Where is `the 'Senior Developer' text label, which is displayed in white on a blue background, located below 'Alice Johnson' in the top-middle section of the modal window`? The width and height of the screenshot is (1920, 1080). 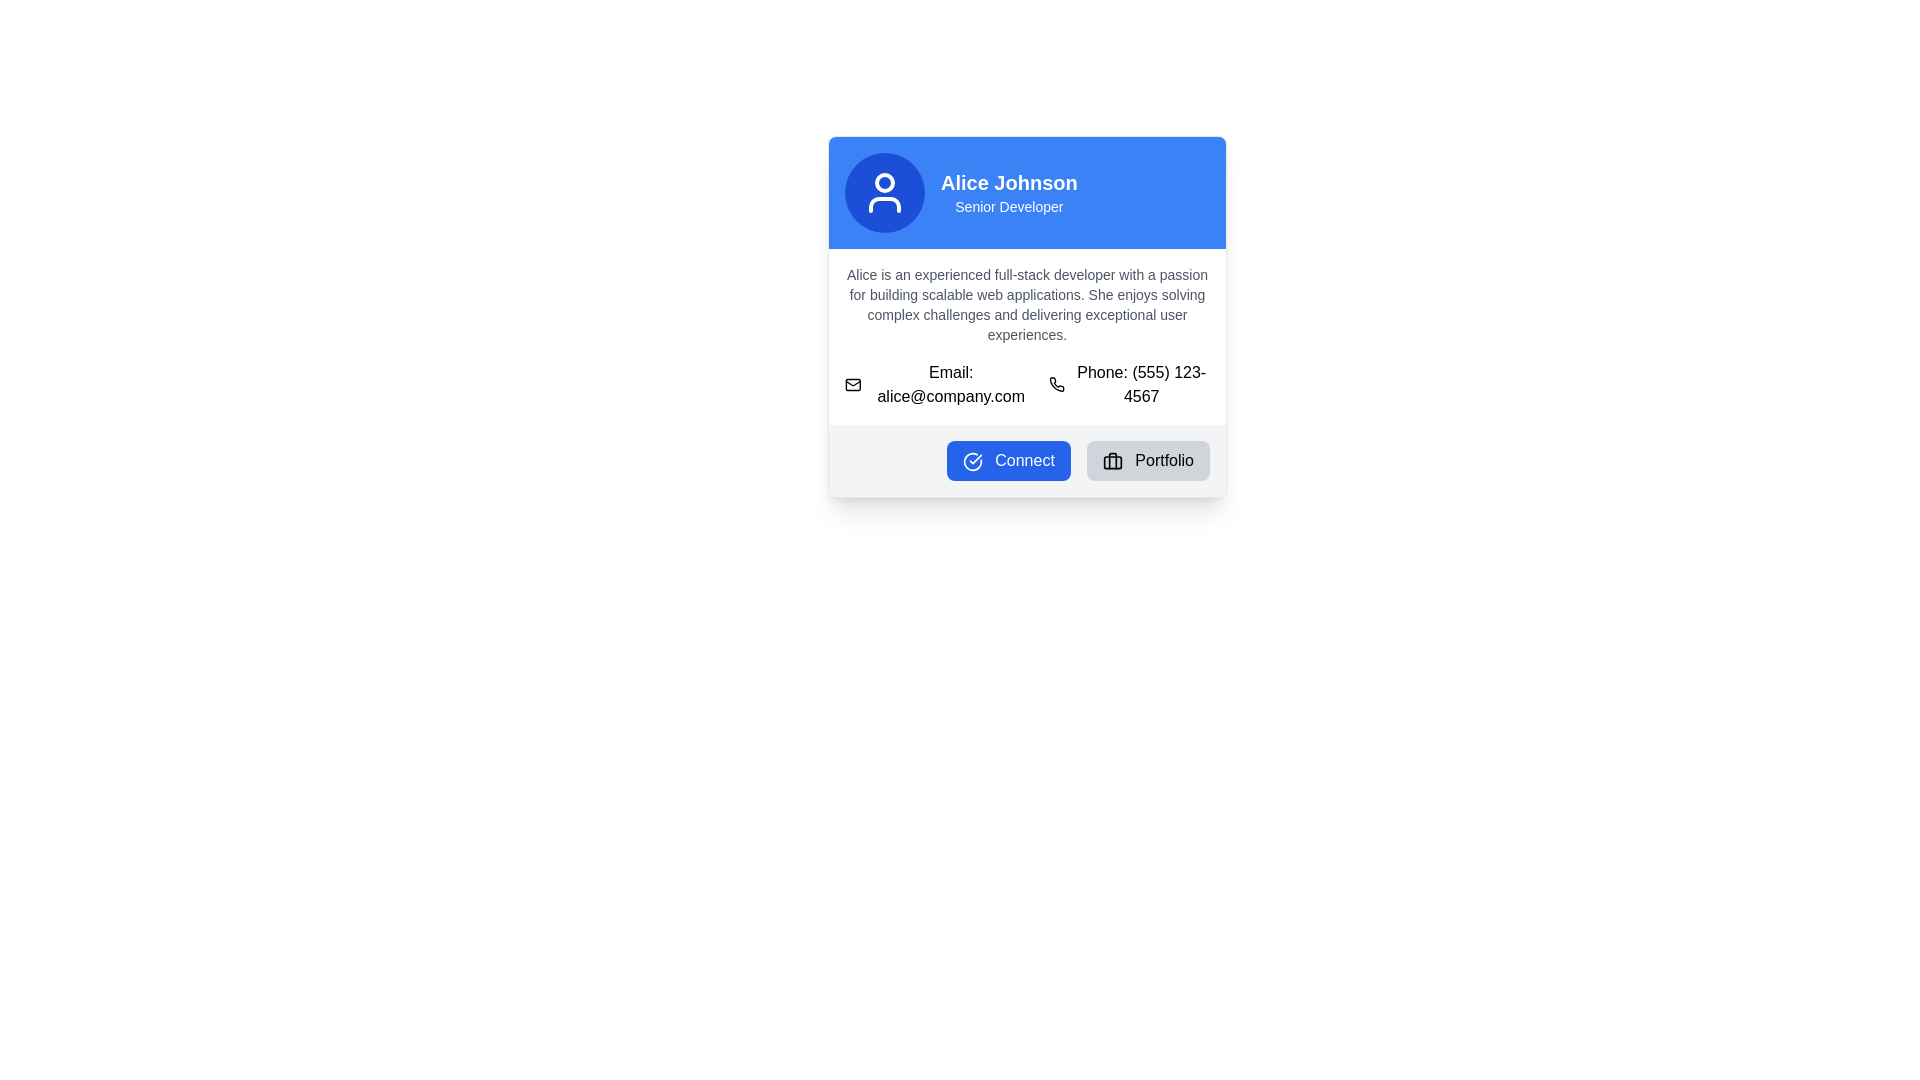 the 'Senior Developer' text label, which is displayed in white on a blue background, located below 'Alice Johnson' in the top-middle section of the modal window is located at coordinates (1009, 207).